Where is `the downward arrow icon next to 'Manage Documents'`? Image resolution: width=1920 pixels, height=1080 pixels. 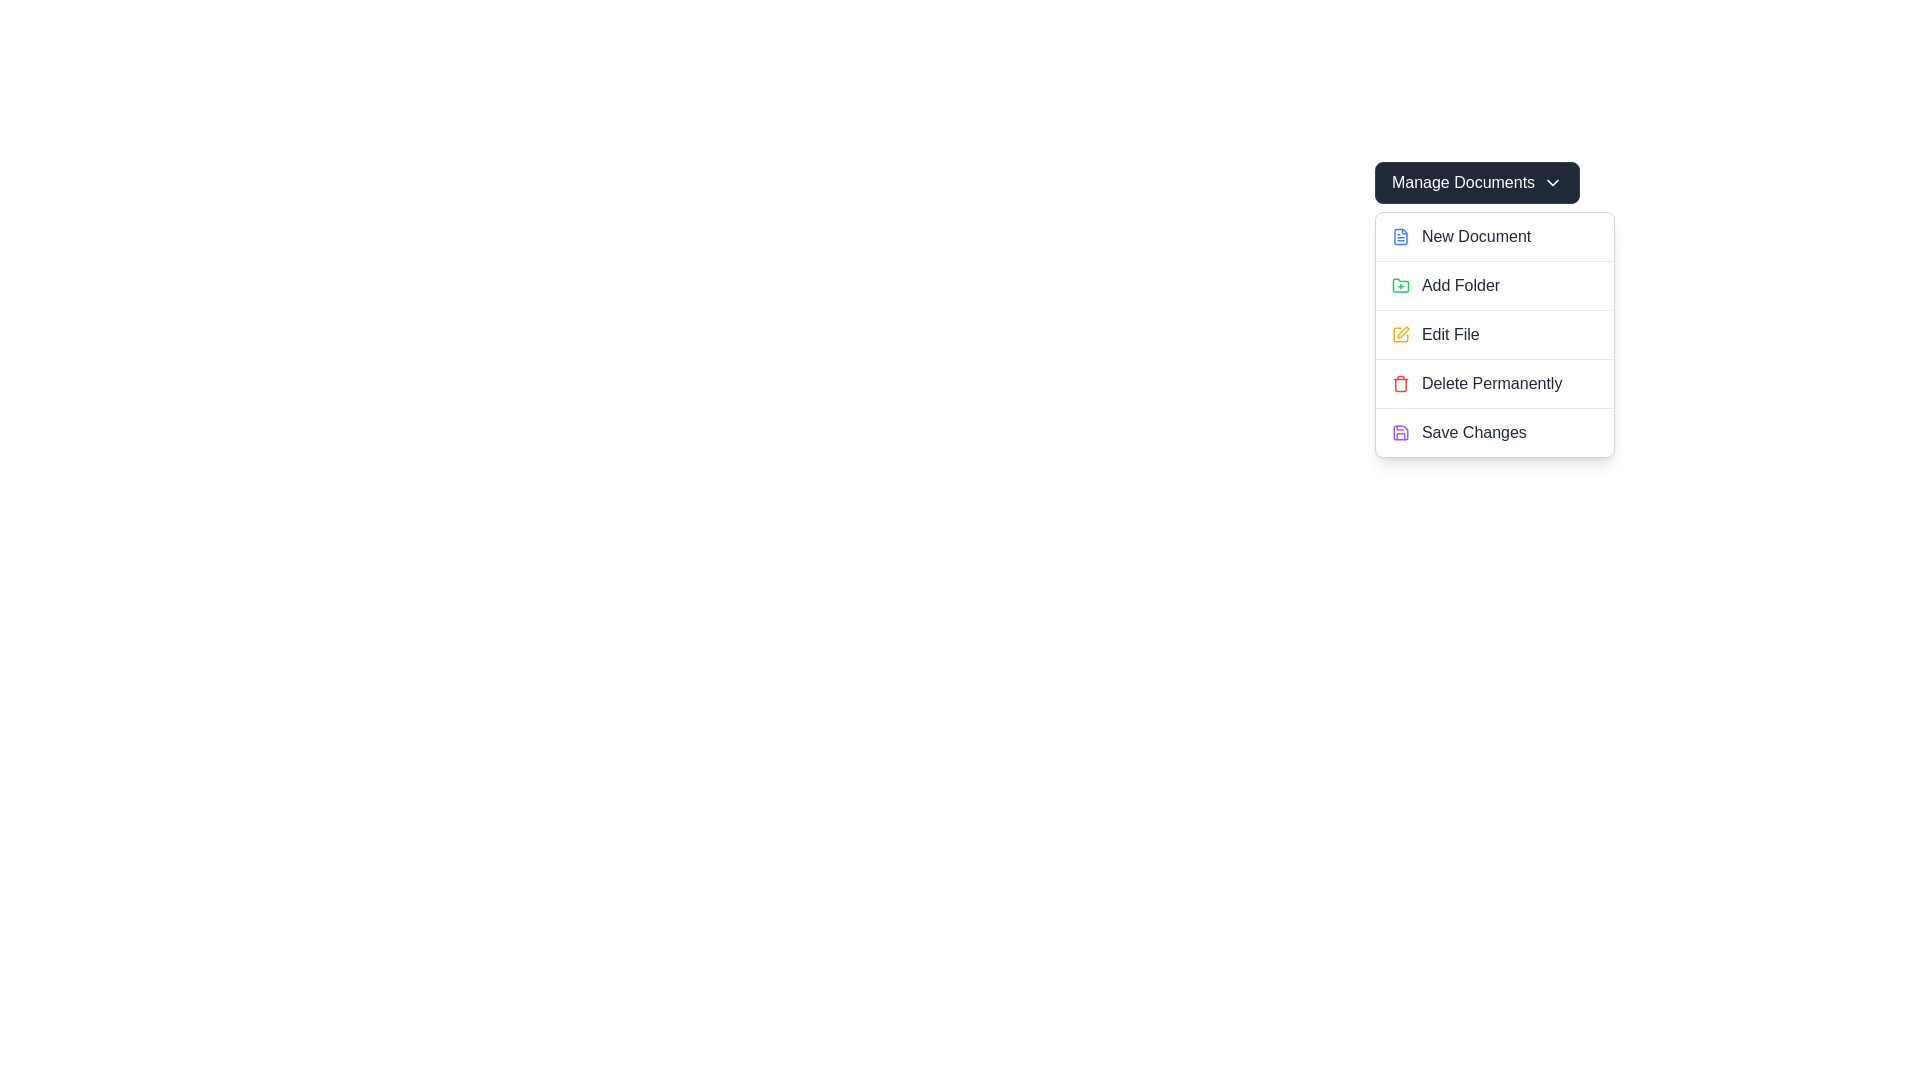 the downward arrow icon next to 'Manage Documents' is located at coordinates (1552, 182).